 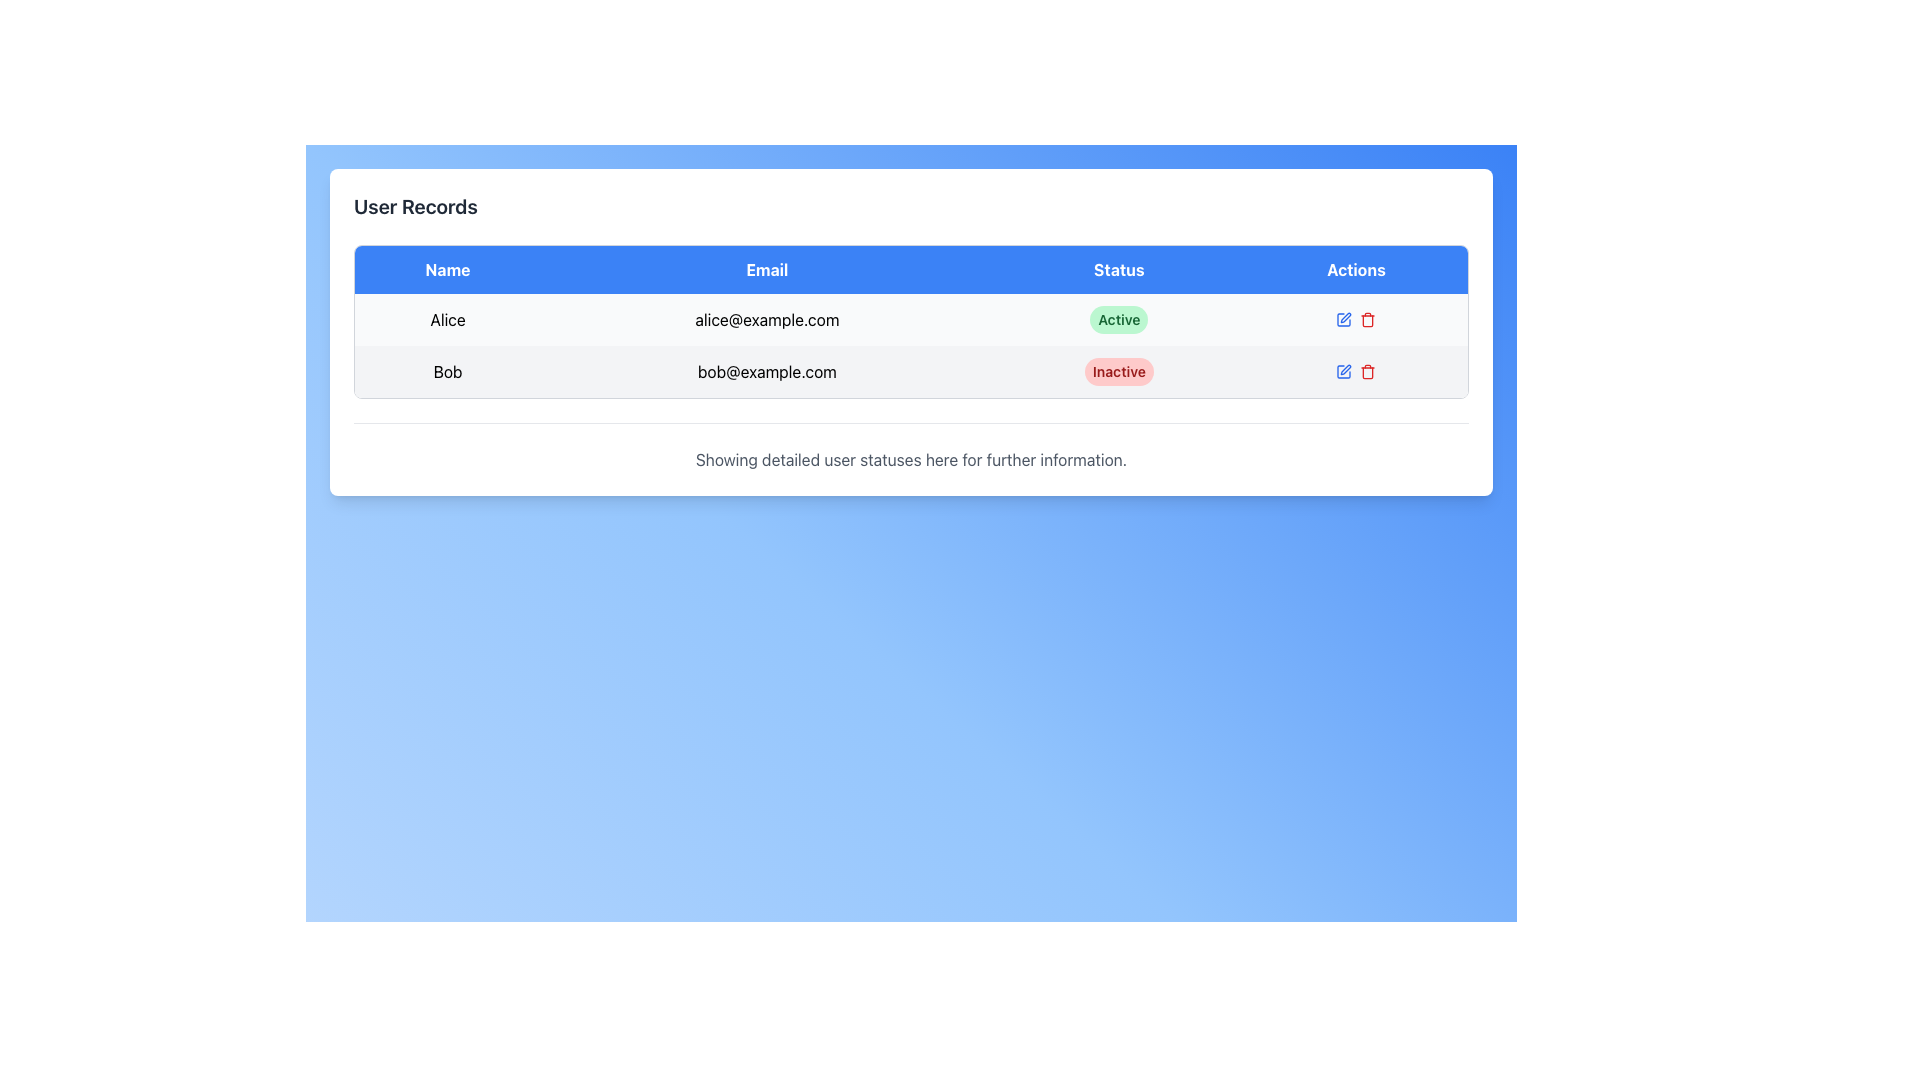 What do you see at coordinates (1367, 319) in the screenshot?
I see `the delete button` at bounding box center [1367, 319].